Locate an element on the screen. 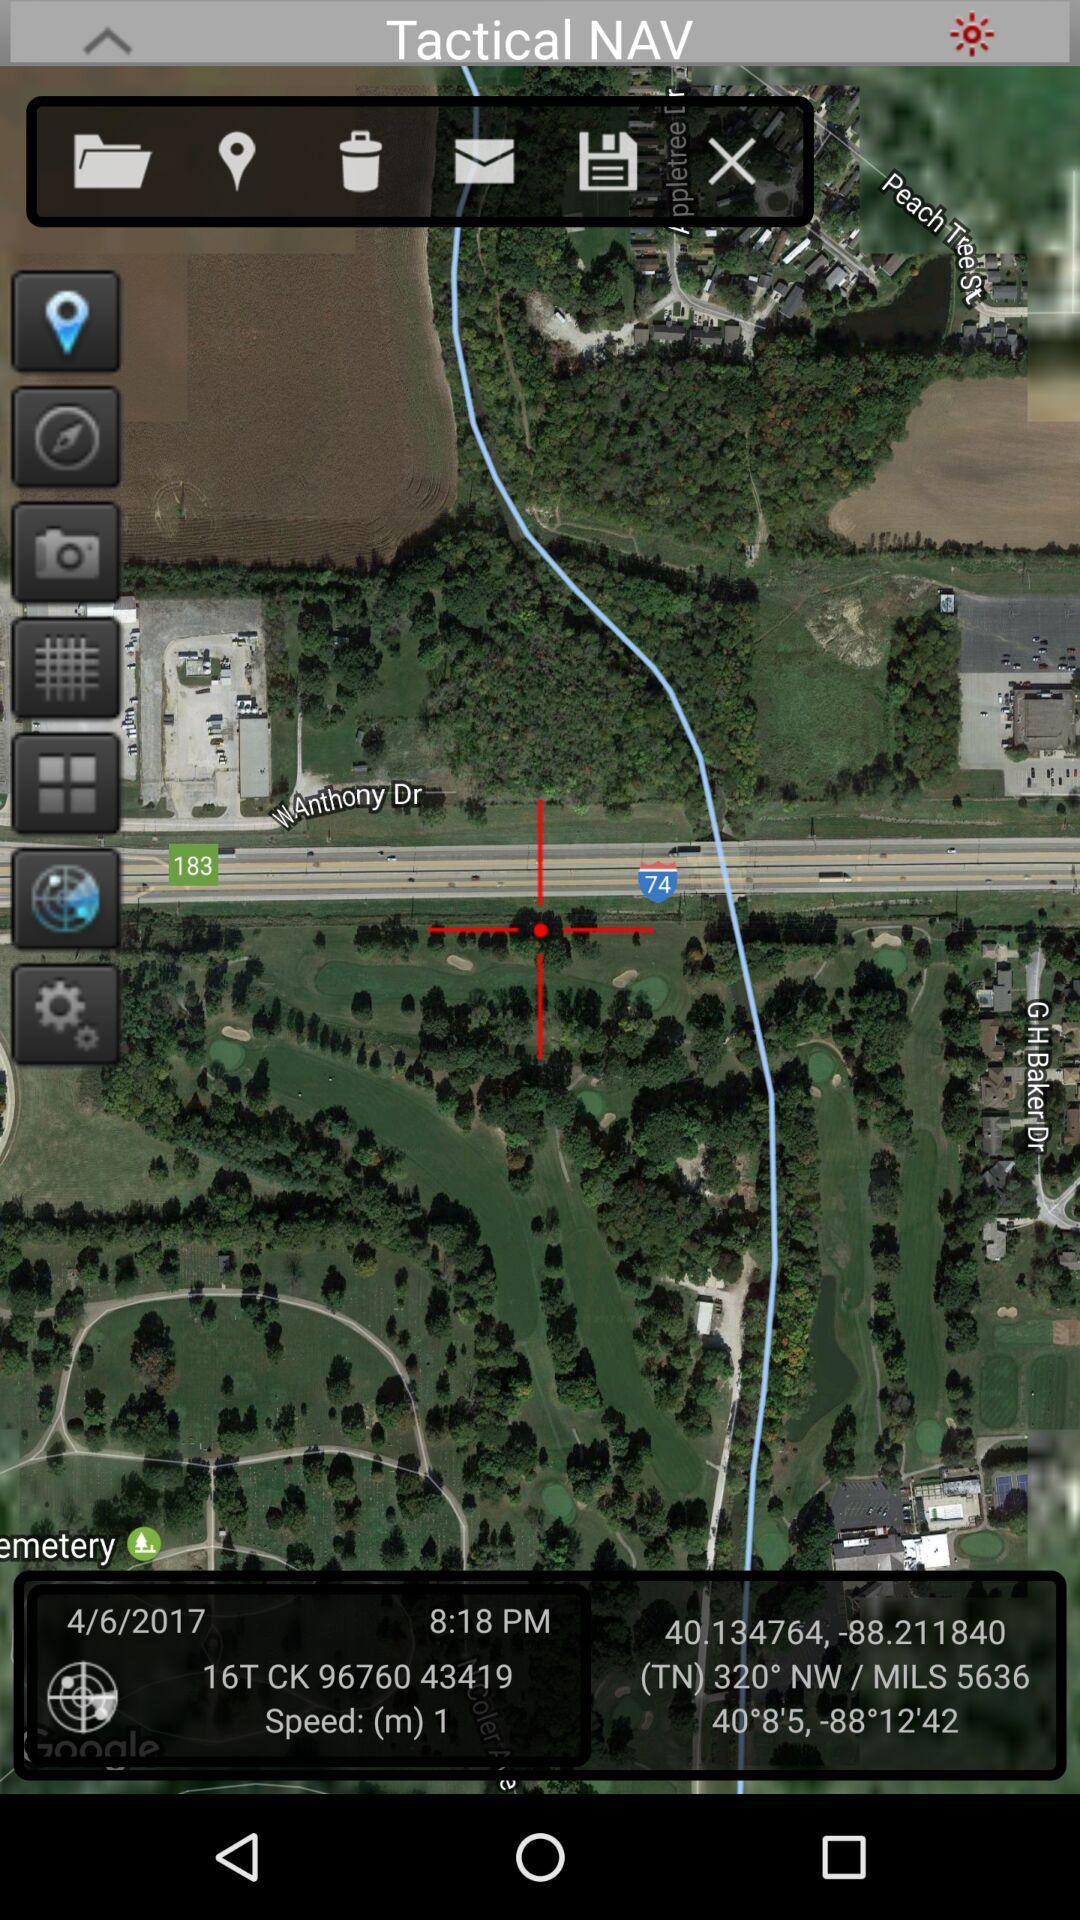 This screenshot has width=1080, height=1920. exit this window is located at coordinates (751, 156).